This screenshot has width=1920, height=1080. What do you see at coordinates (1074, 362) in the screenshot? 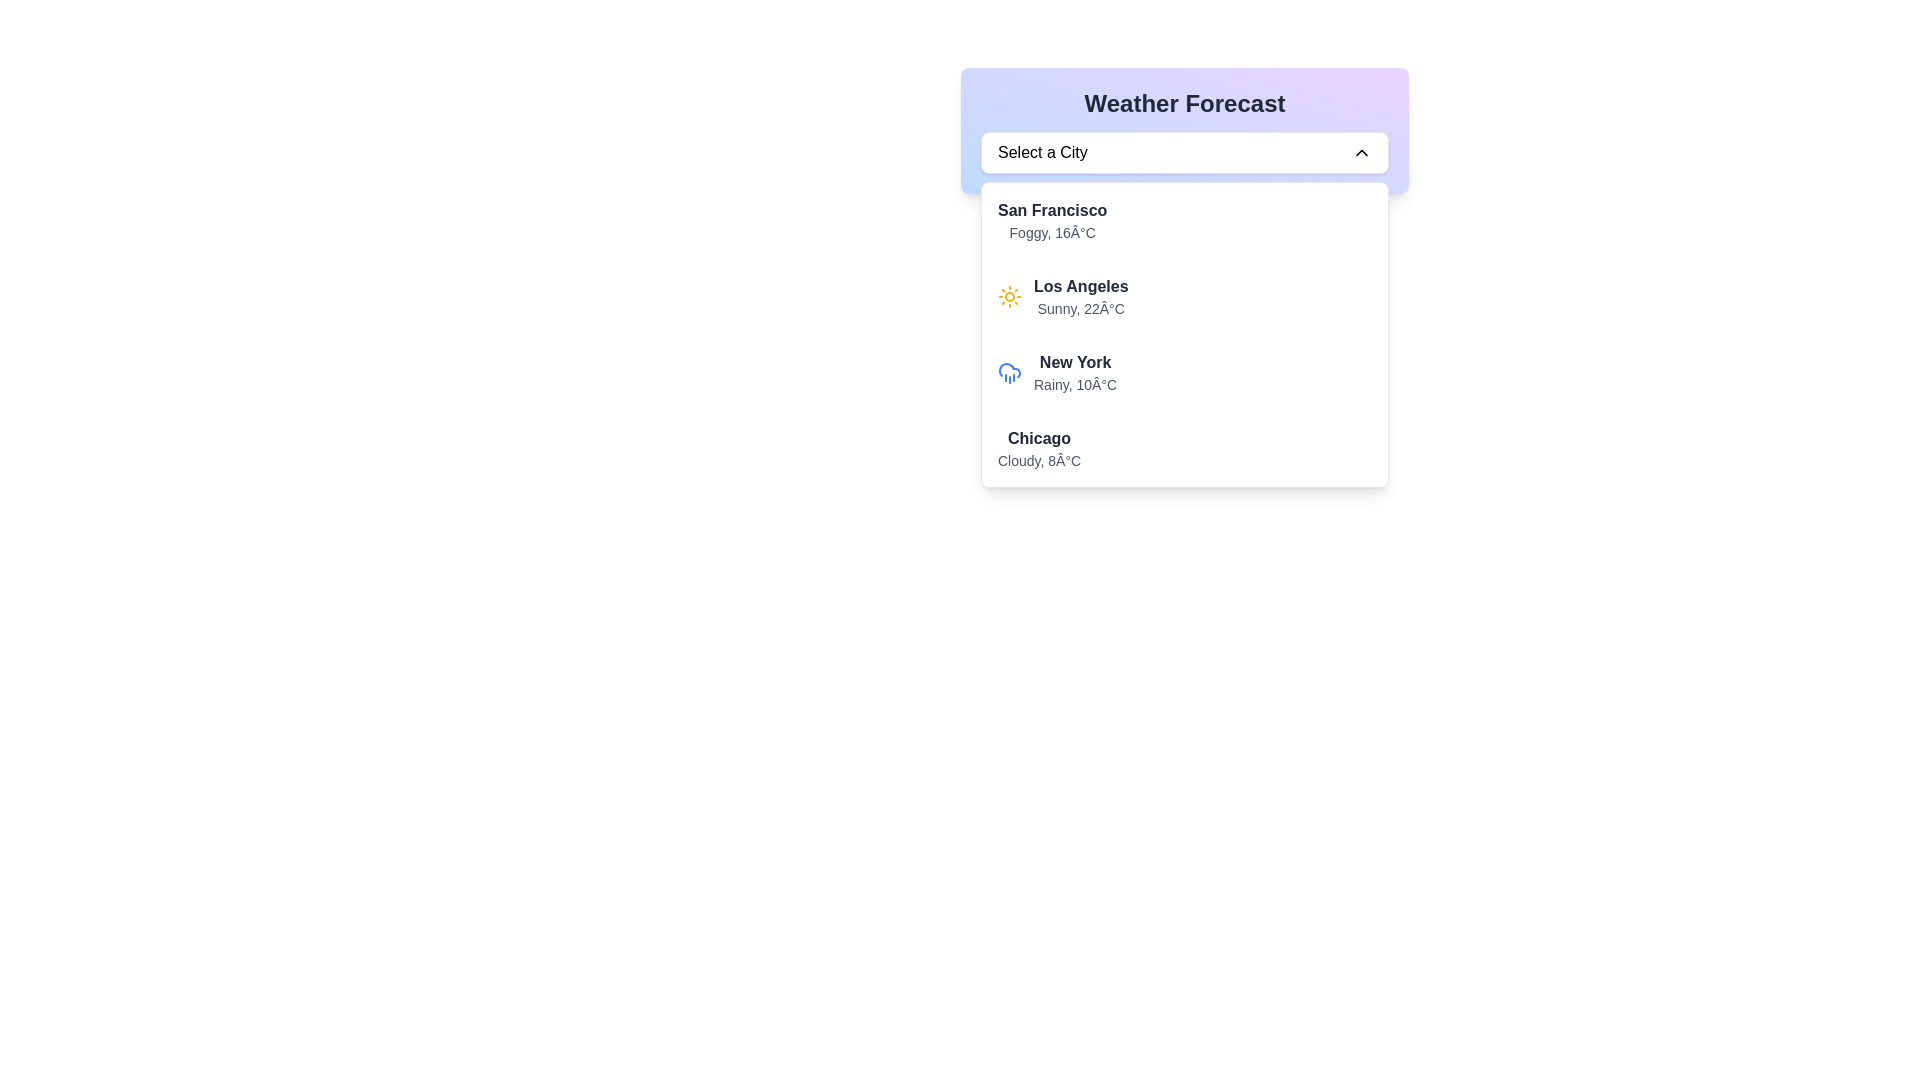
I see `the bold text element that reads 'New York' located within the dropdown list under the 'Weather Forecast' header` at bounding box center [1074, 362].